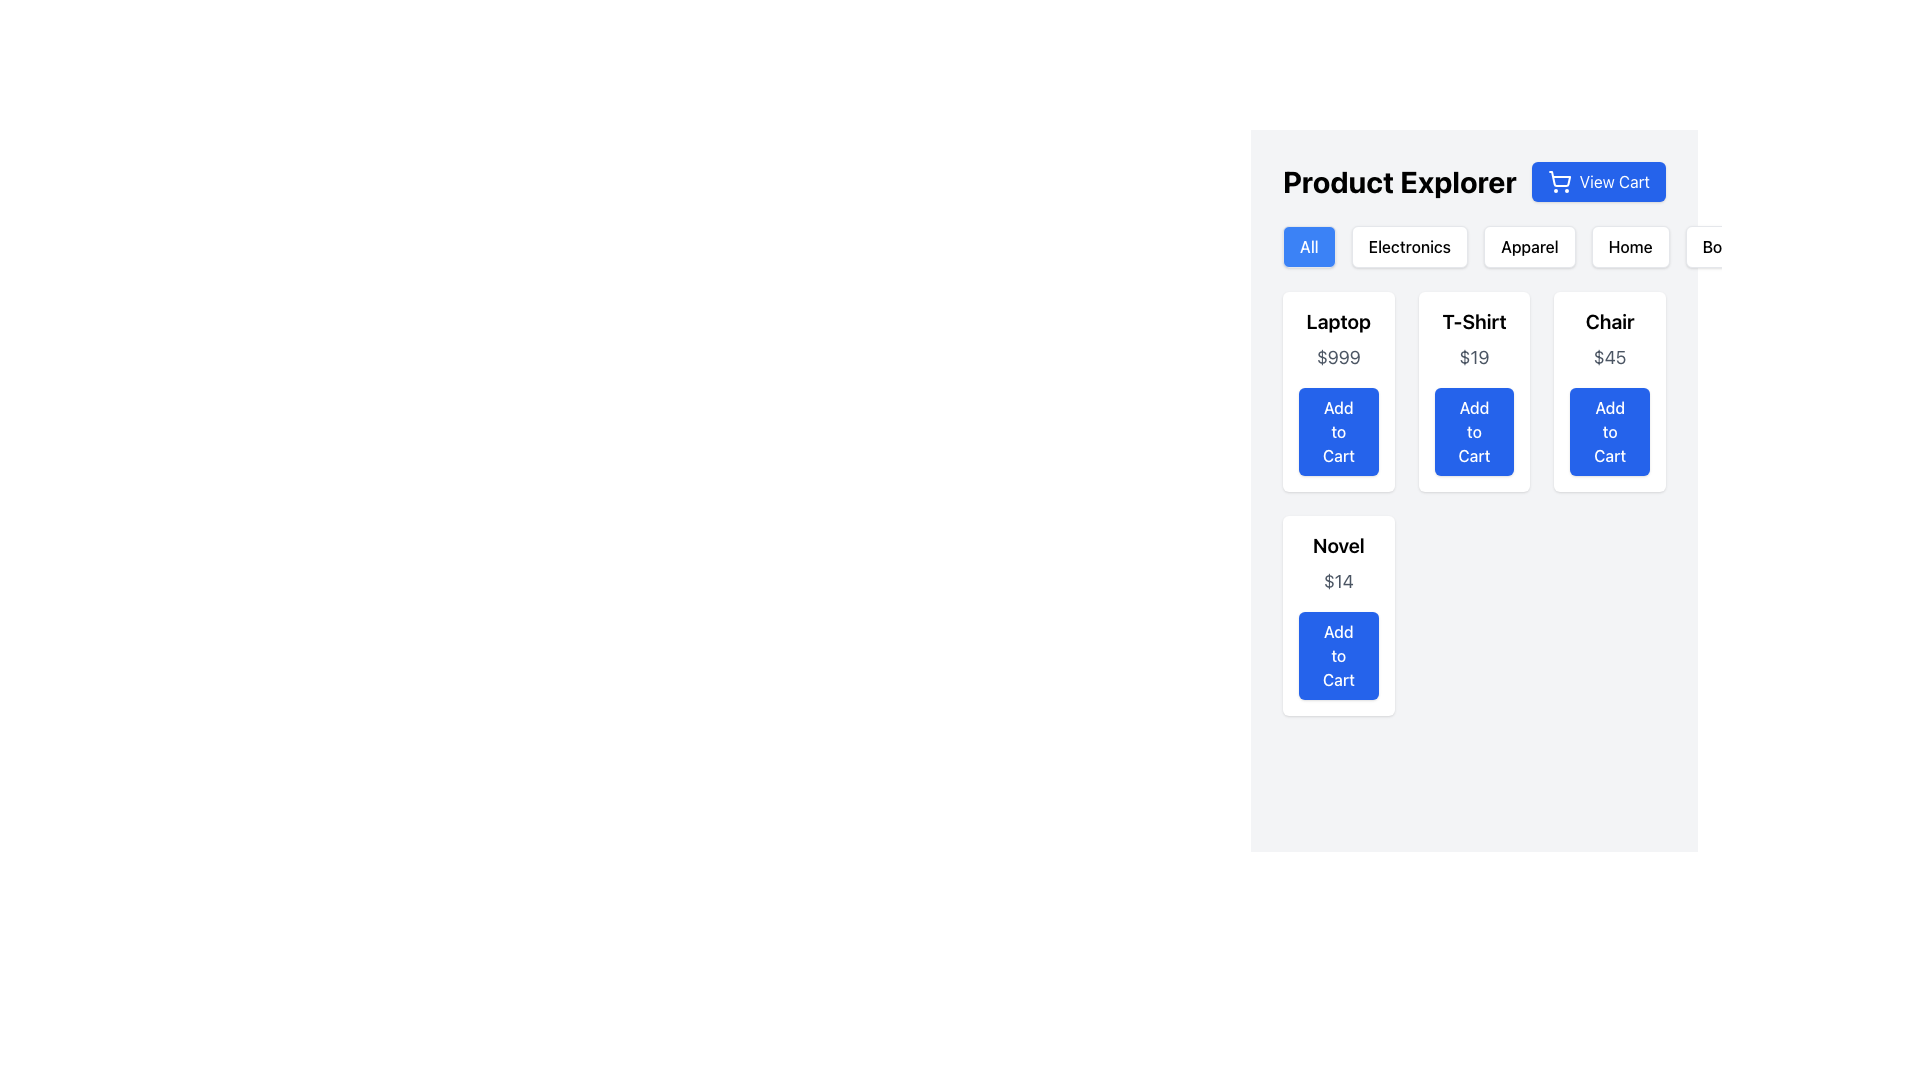  I want to click on the shopping cart button located to the right of 'Product Explorer' for a visual effect, so click(1597, 181).